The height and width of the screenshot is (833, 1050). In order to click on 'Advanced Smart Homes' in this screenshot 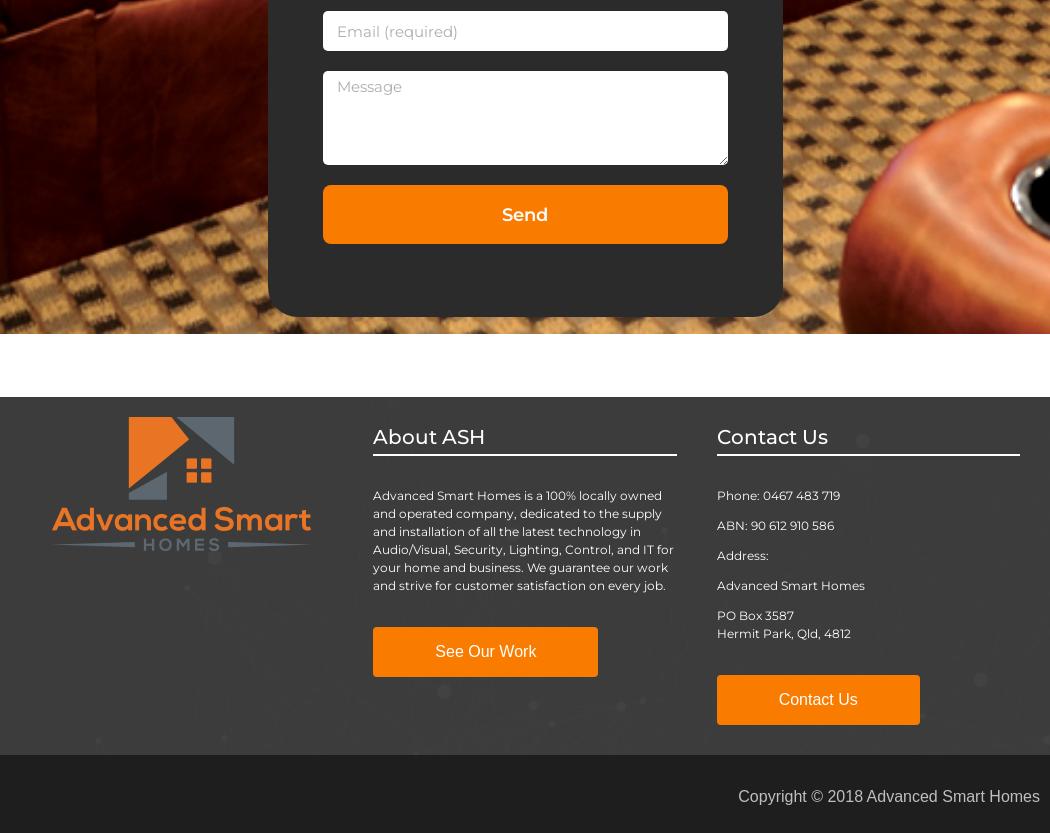, I will do `click(789, 584)`.